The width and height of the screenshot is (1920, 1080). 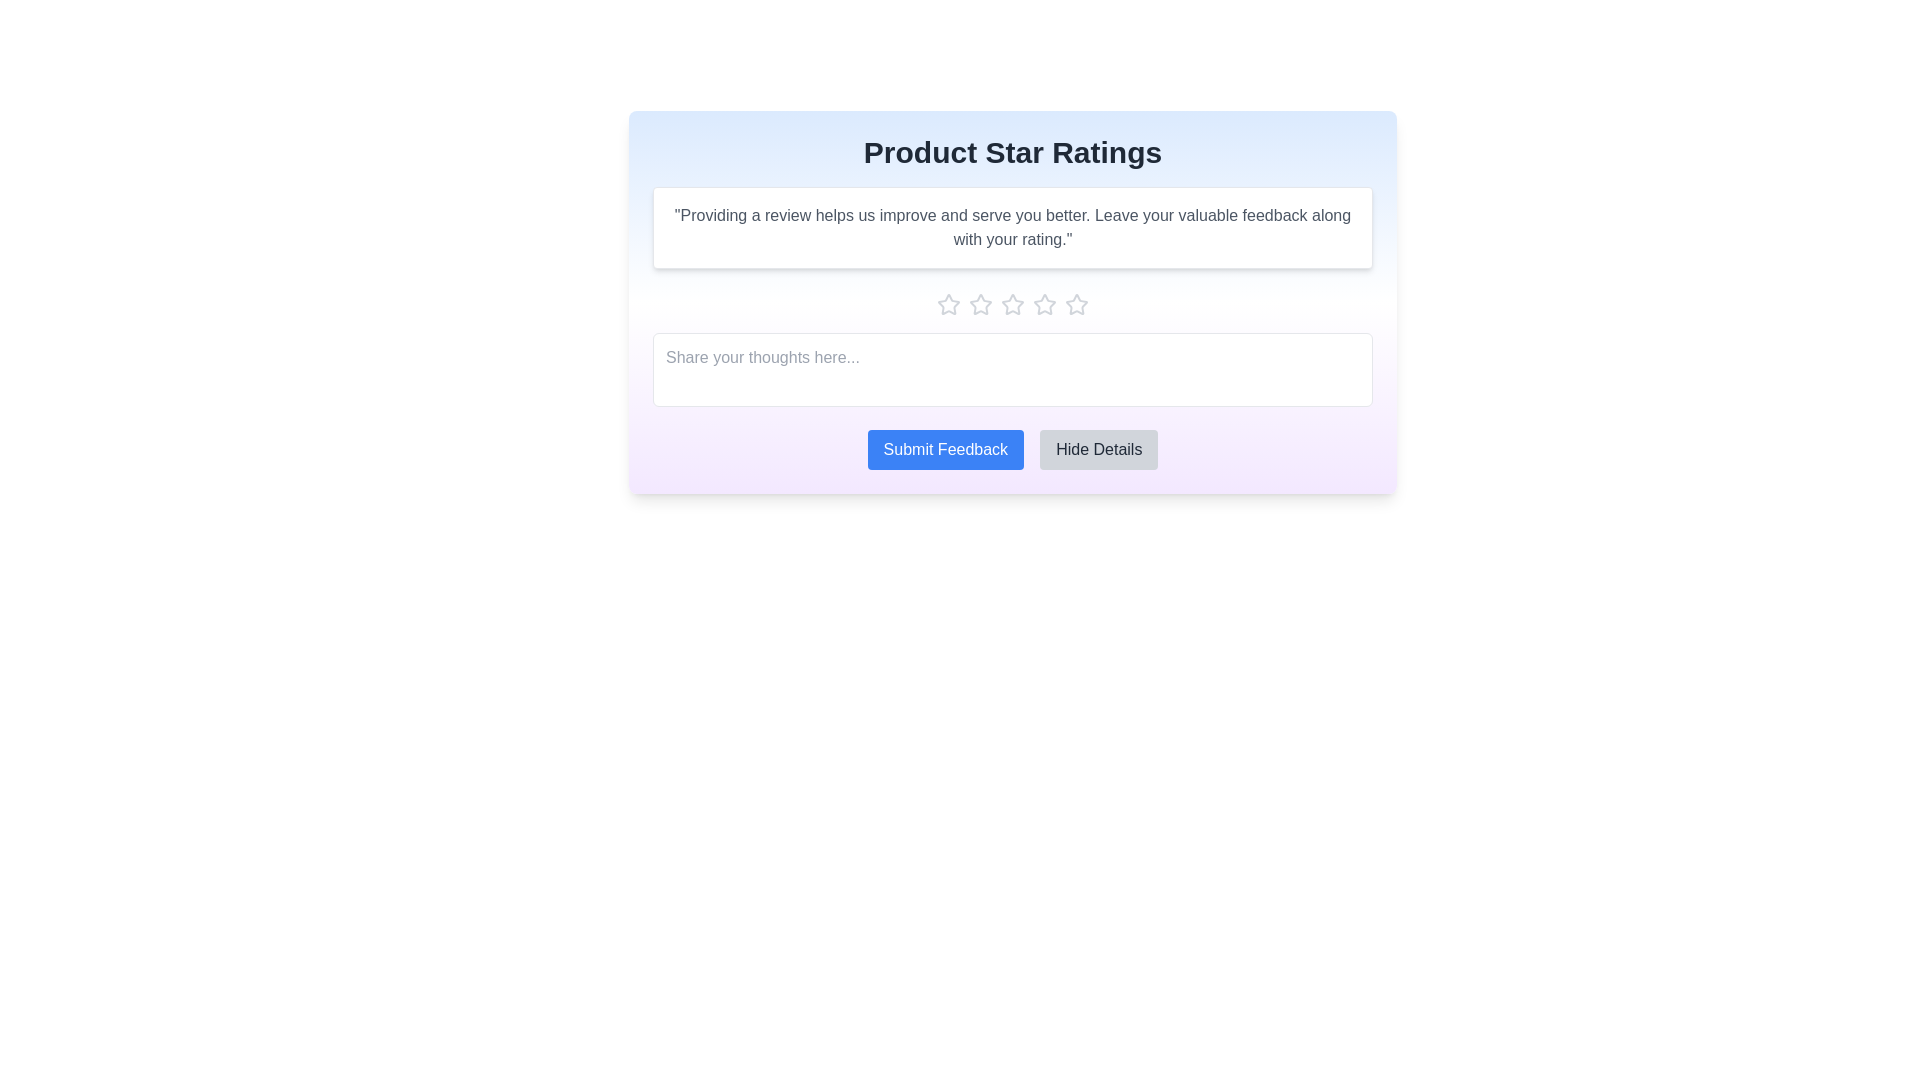 What do you see at coordinates (1044, 304) in the screenshot?
I see `the star corresponding to 4 to set the rating` at bounding box center [1044, 304].